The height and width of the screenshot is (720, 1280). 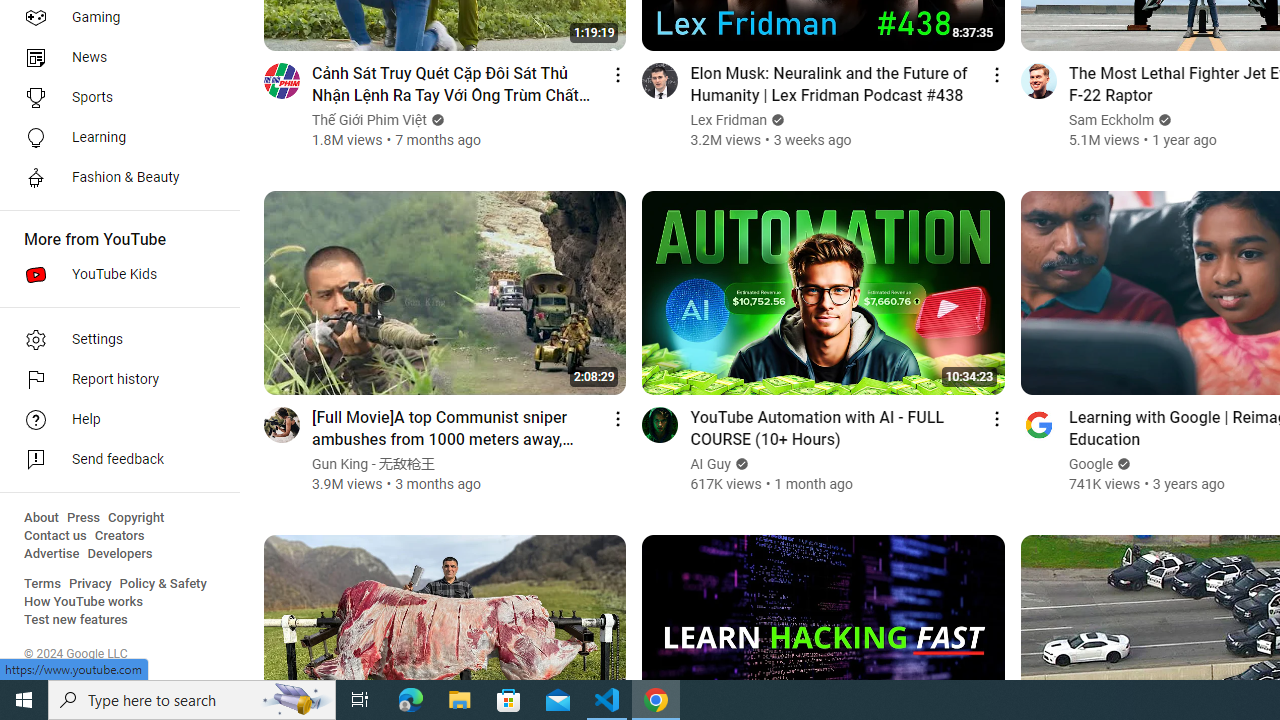 I want to click on 'How YouTube works', so click(x=82, y=601).